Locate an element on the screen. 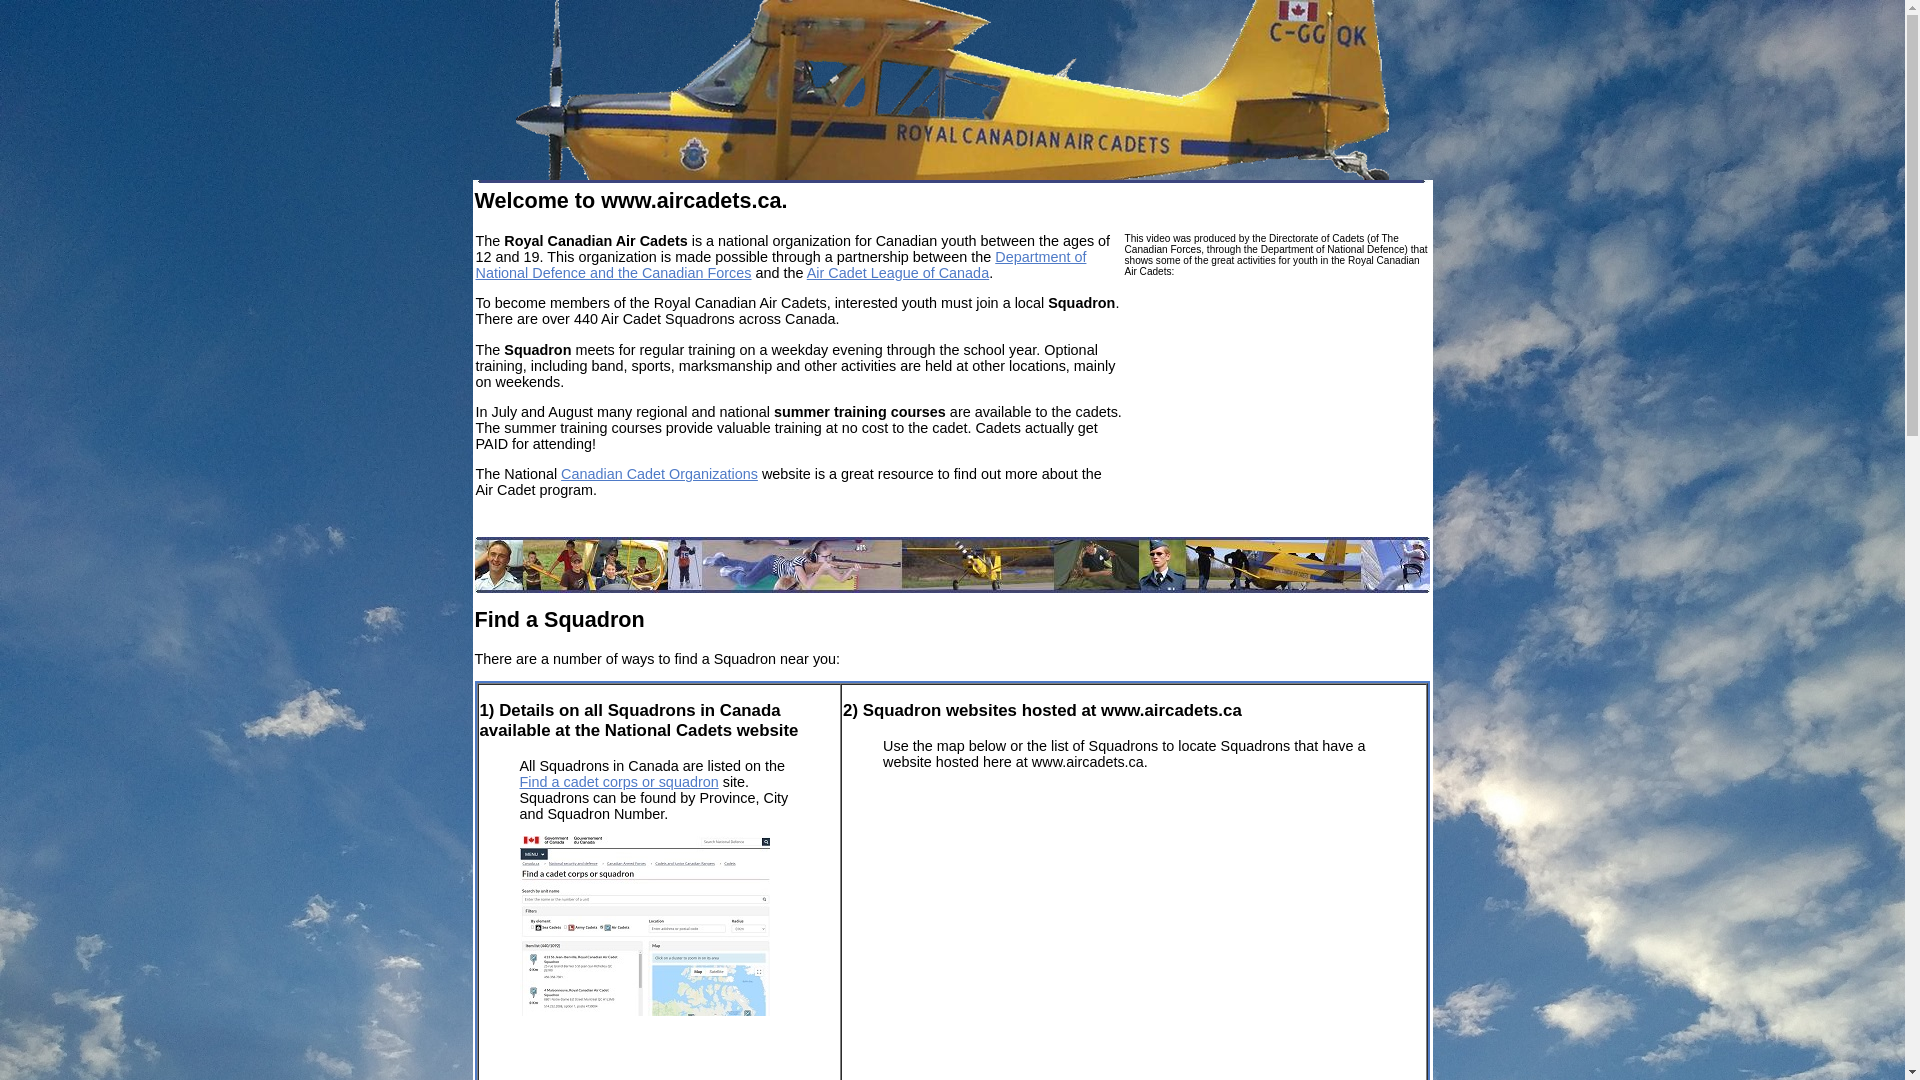 This screenshot has height=1080, width=1920. 'Canadian Cadet Organizations' is located at coordinates (560, 474).